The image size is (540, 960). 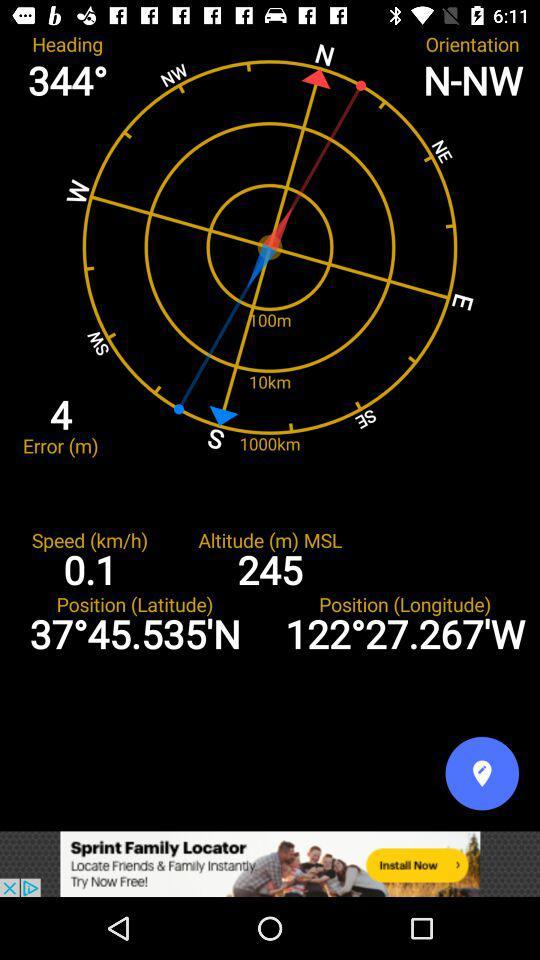 I want to click on display current user coordinates, so click(x=481, y=772).